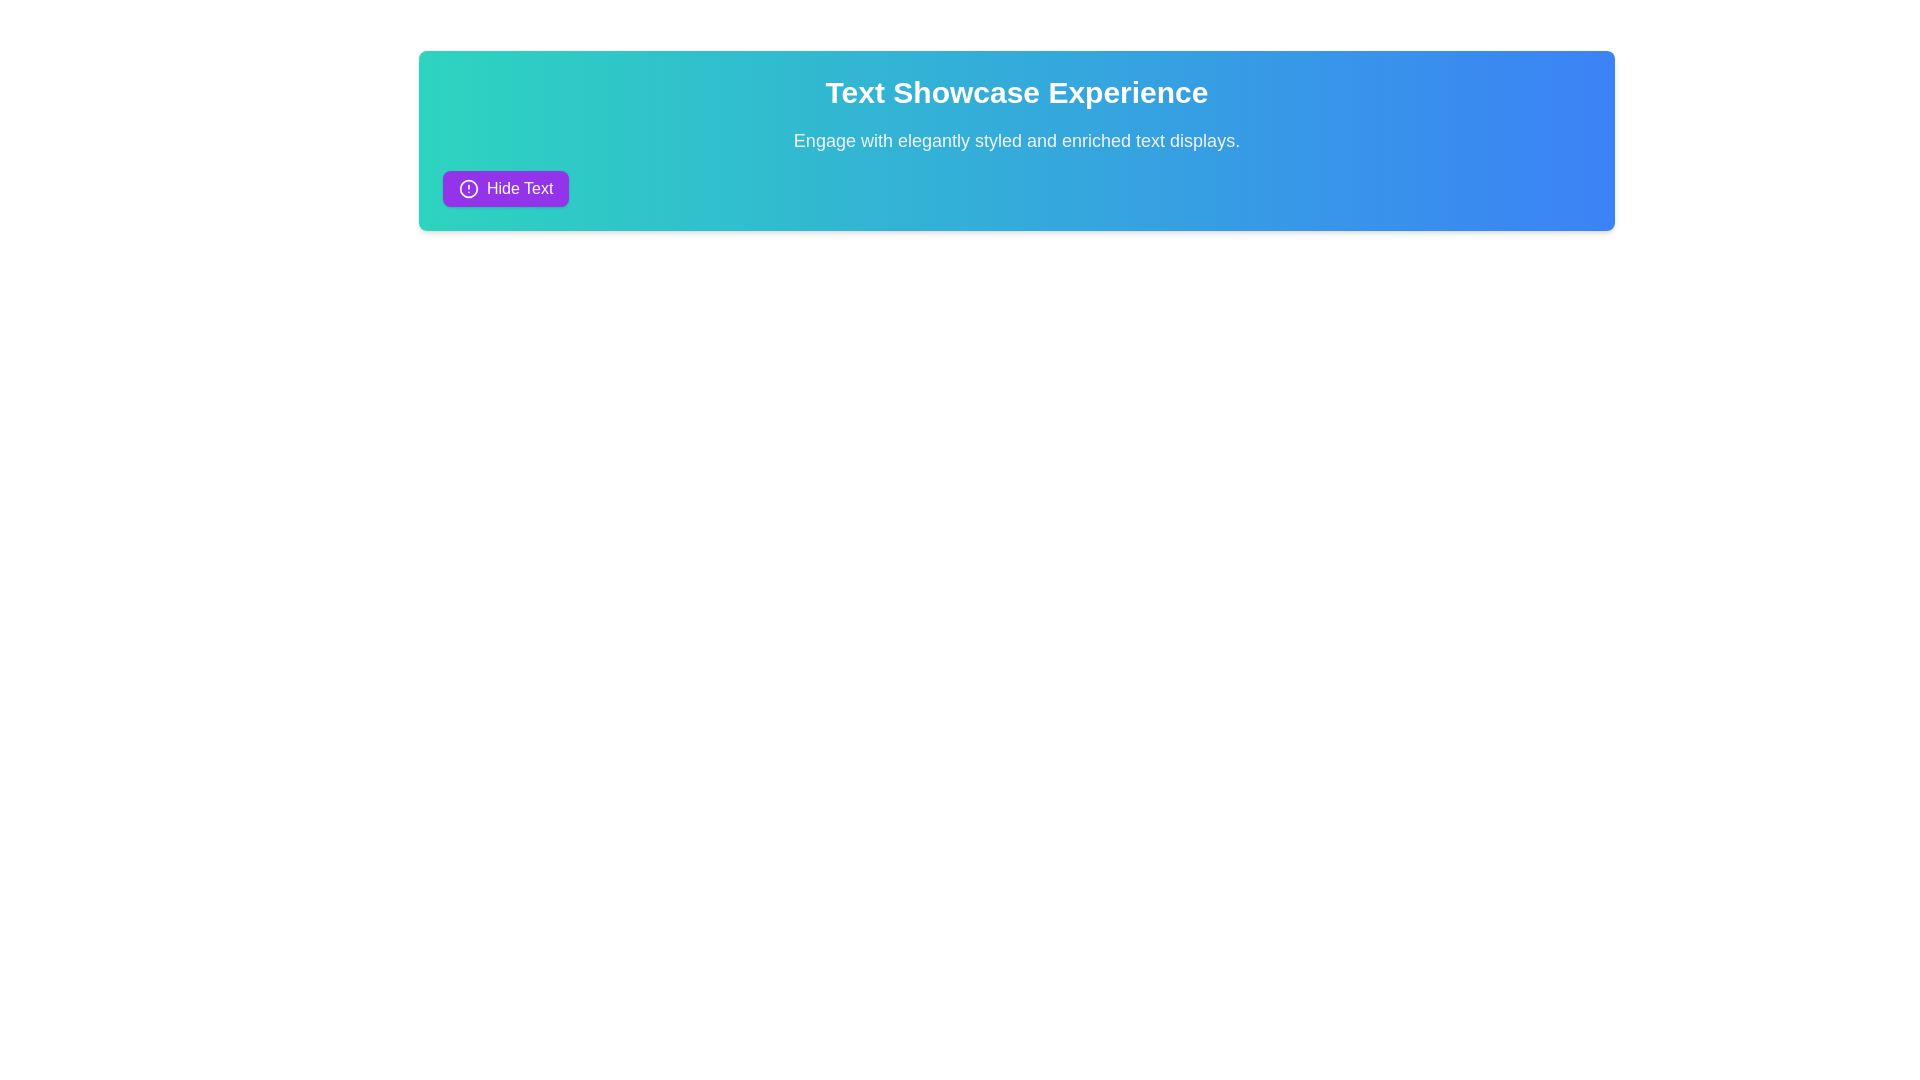  Describe the element at coordinates (1017, 140) in the screenshot. I see `the Label/Text Display element that provides context or additional information, centrally positioned below the heading 'Text Showcase Experience' and above the 'Hide Text' button` at that location.